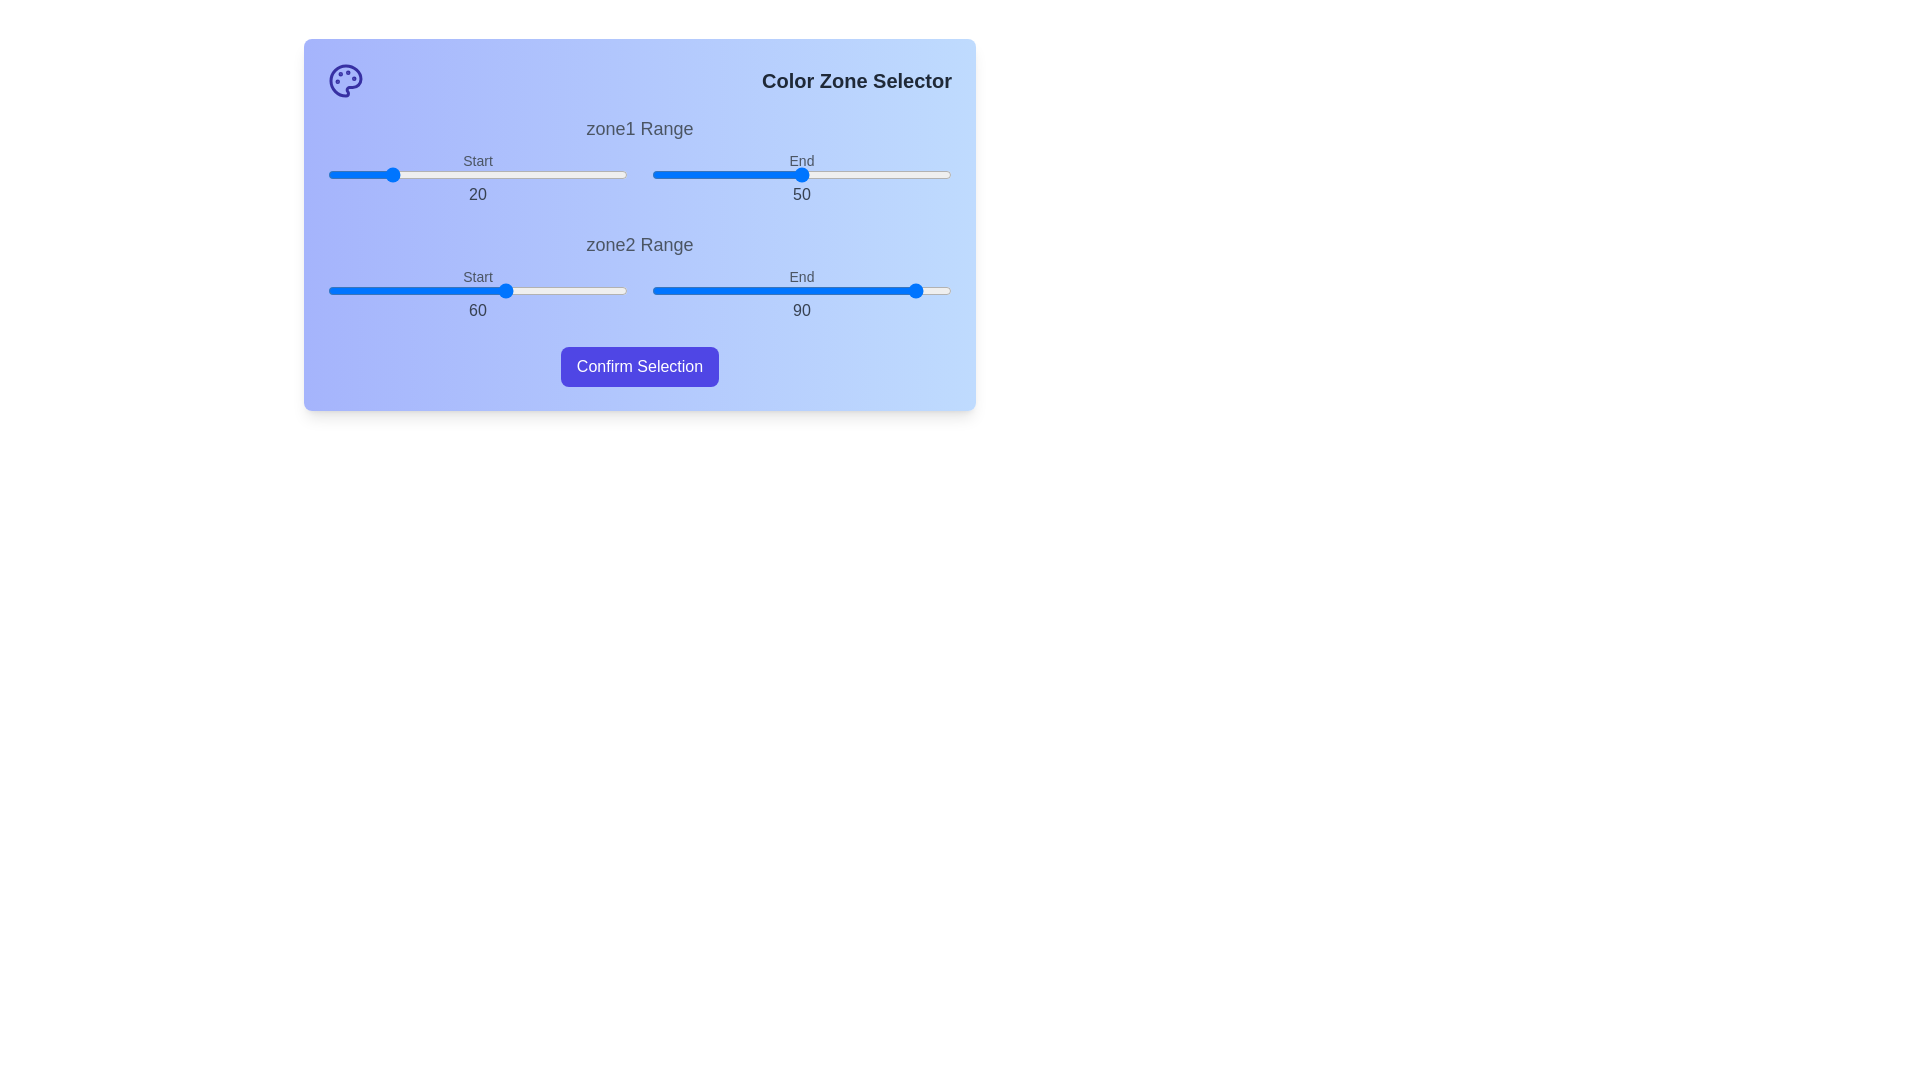  What do you see at coordinates (909, 173) in the screenshot?
I see `the end range slider for zone1 to 86` at bounding box center [909, 173].